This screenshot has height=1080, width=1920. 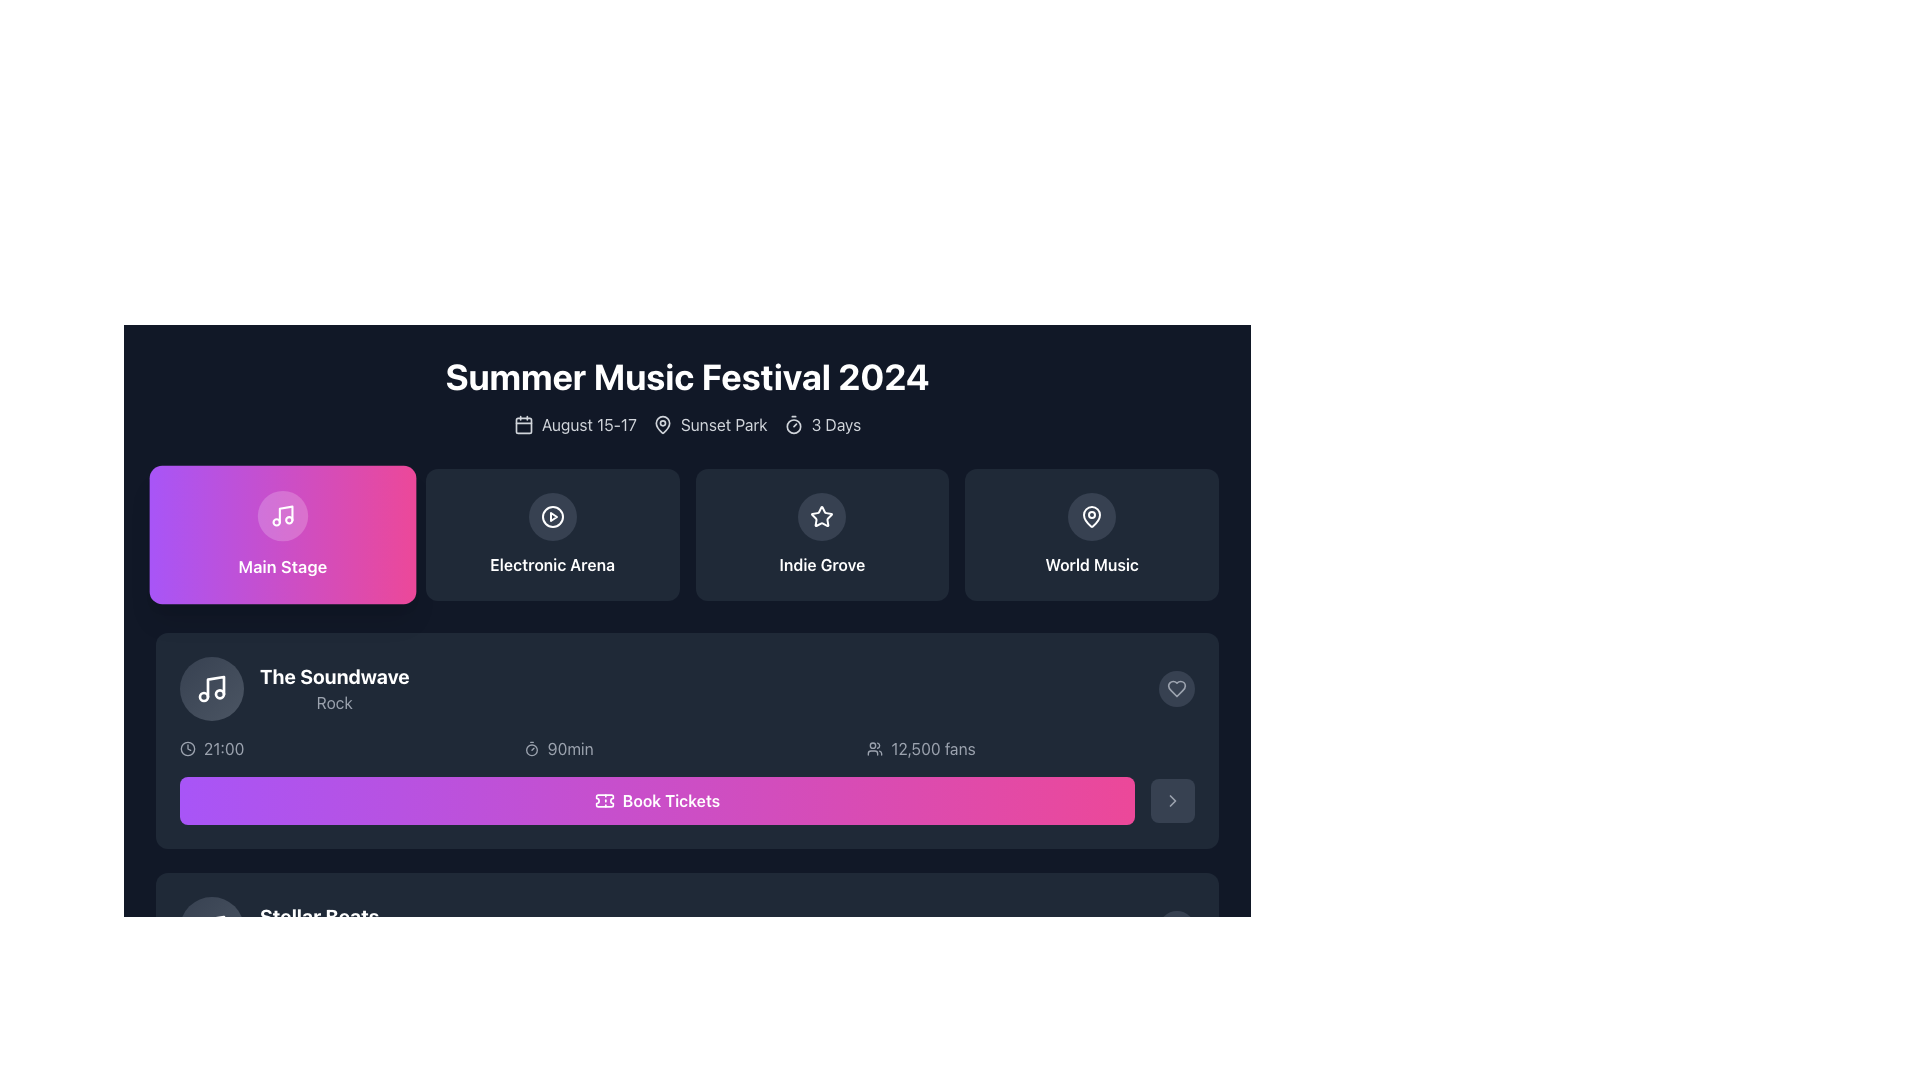 What do you see at coordinates (569, 748) in the screenshot?
I see `duration of the event displayed in the text label located in the lower central section of 'The Soundwave' music event entry, to the right of the clock icon` at bounding box center [569, 748].